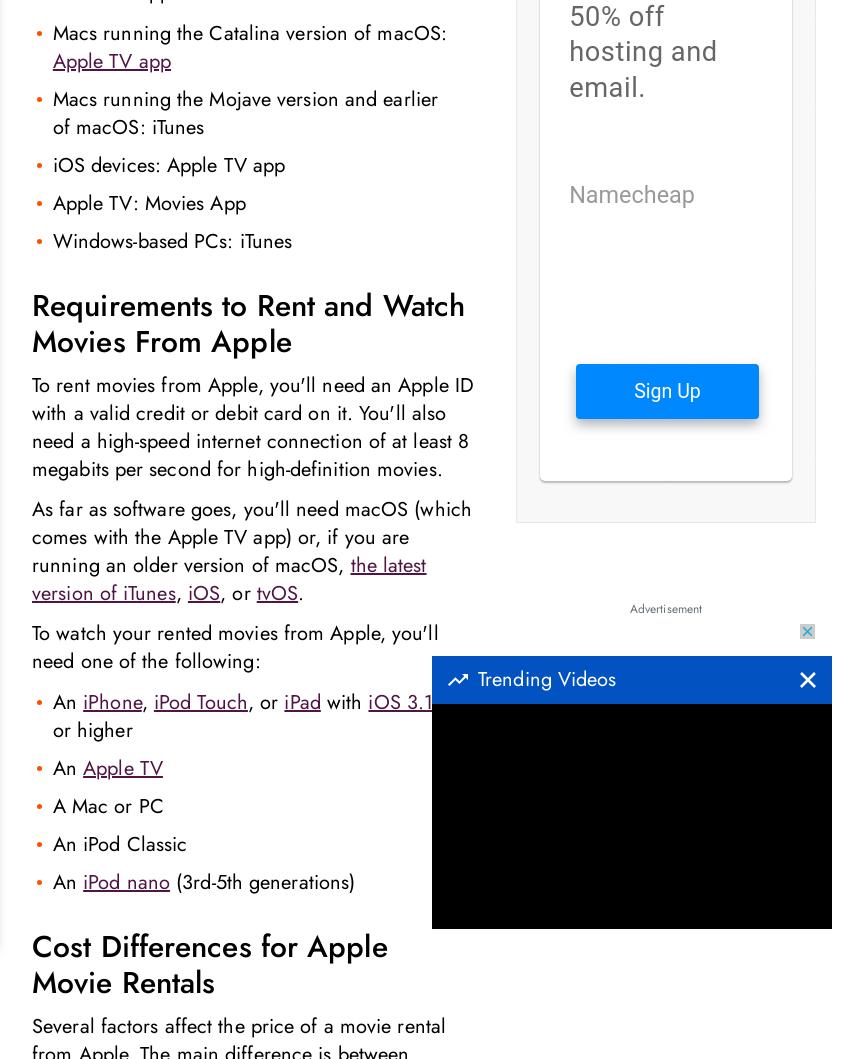 The image size is (848, 1059). What do you see at coordinates (168, 164) in the screenshot?
I see `'iOS devices: Apple TV app'` at bounding box center [168, 164].